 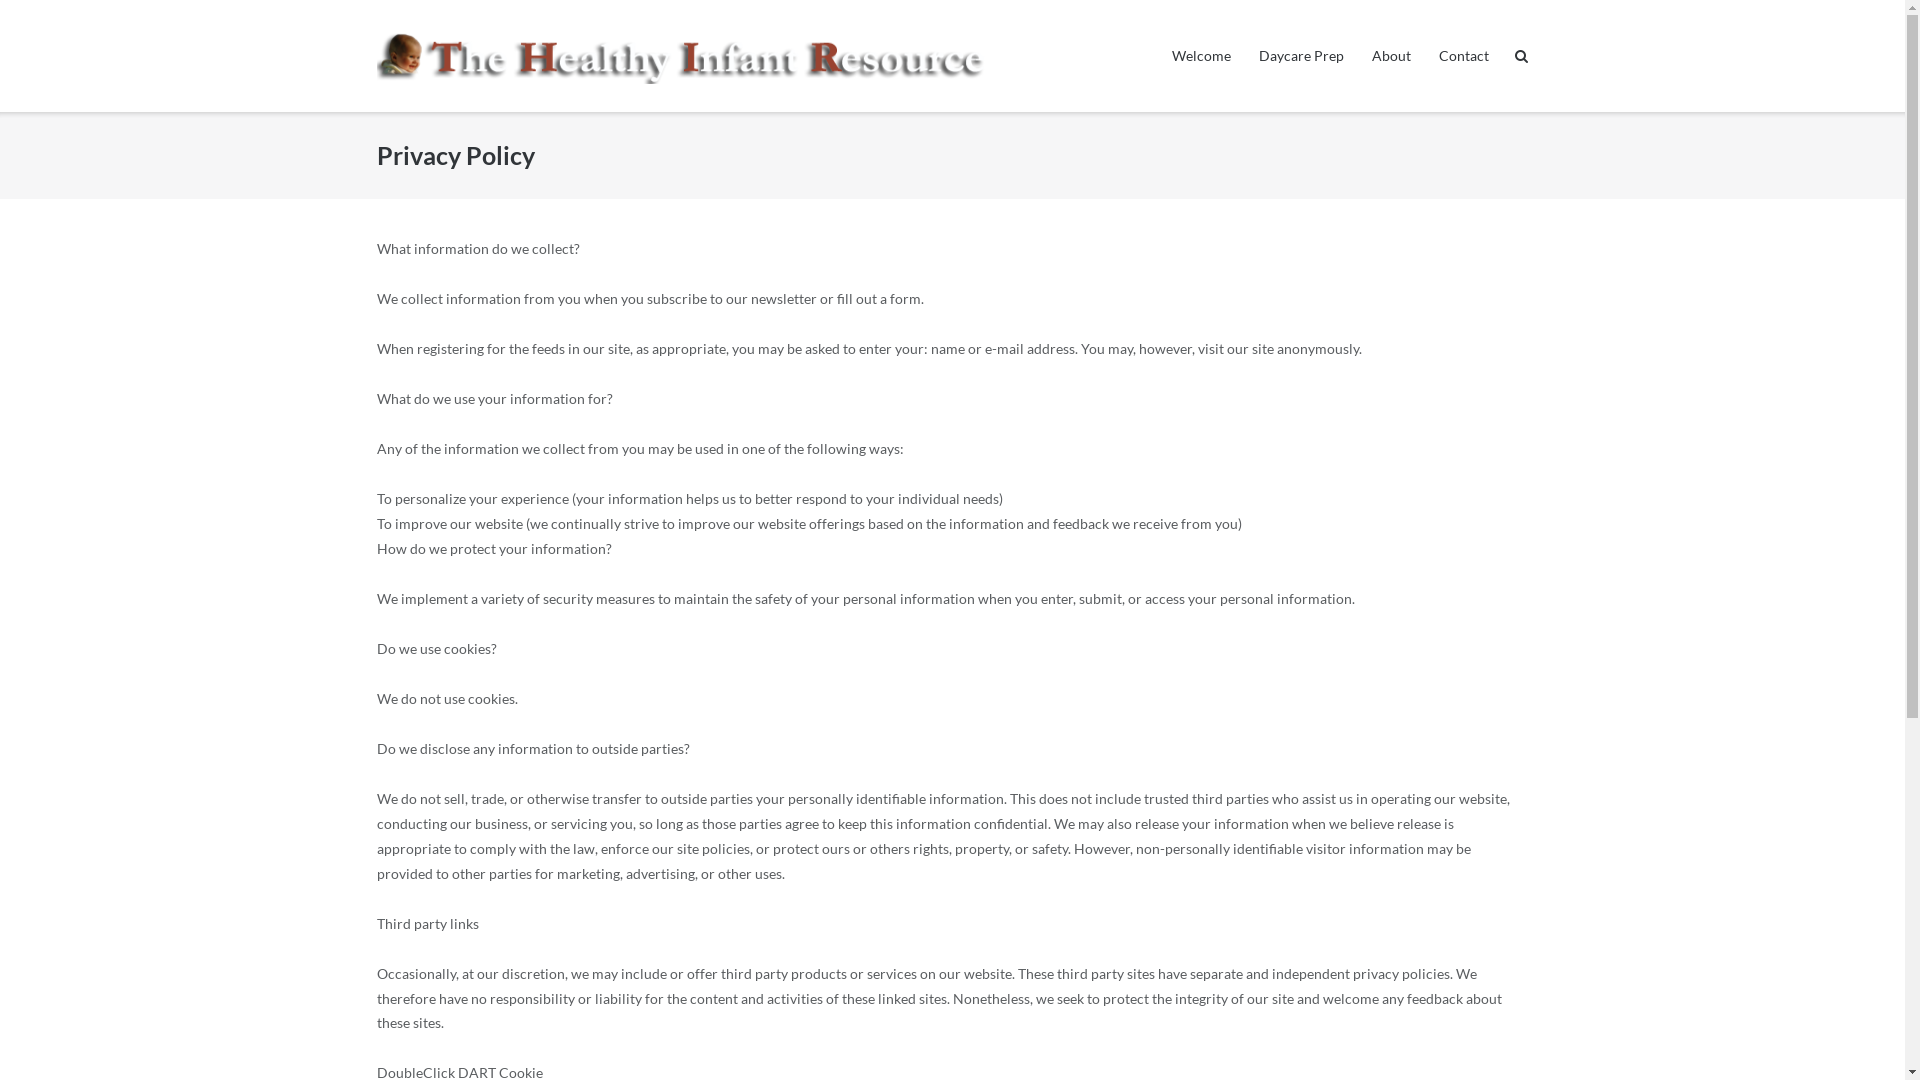 What do you see at coordinates (1200, 55) in the screenshot?
I see `'Welcome'` at bounding box center [1200, 55].